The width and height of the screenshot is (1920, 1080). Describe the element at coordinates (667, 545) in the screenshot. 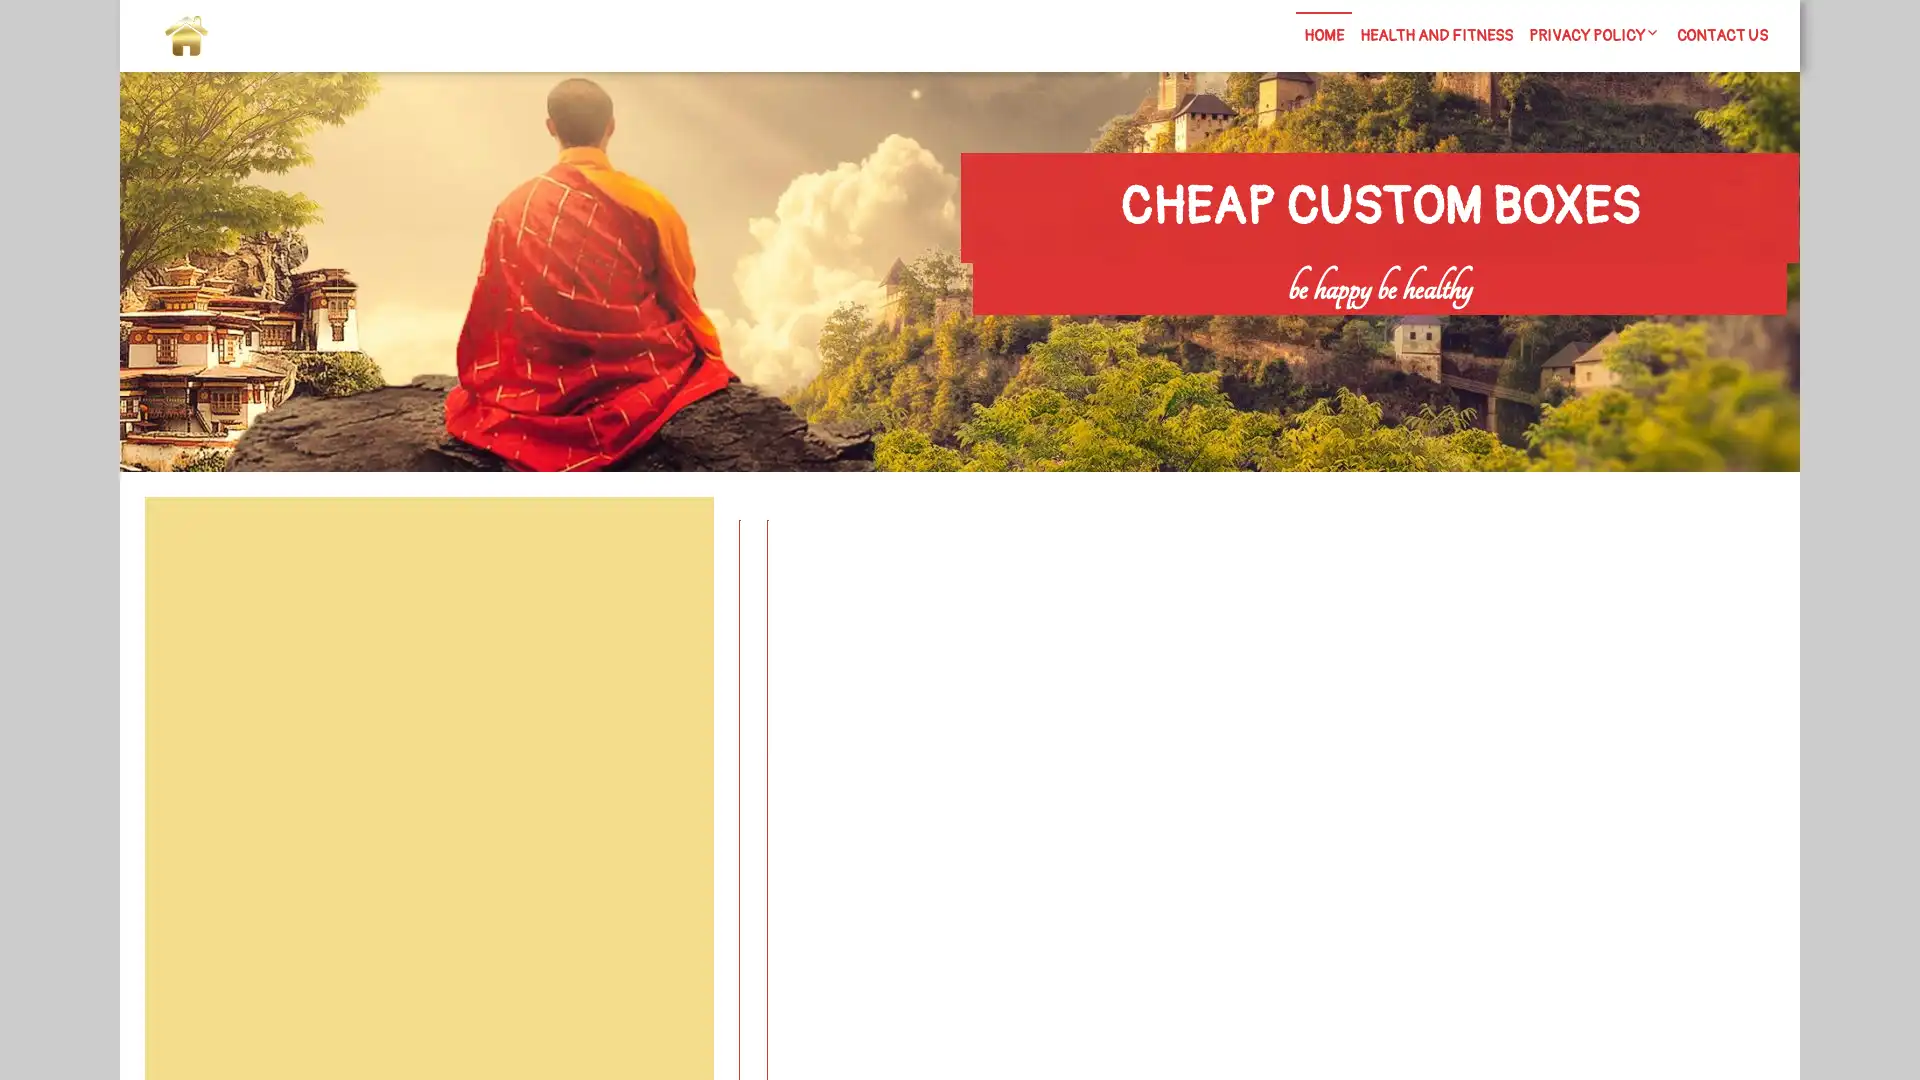

I see `Search` at that location.